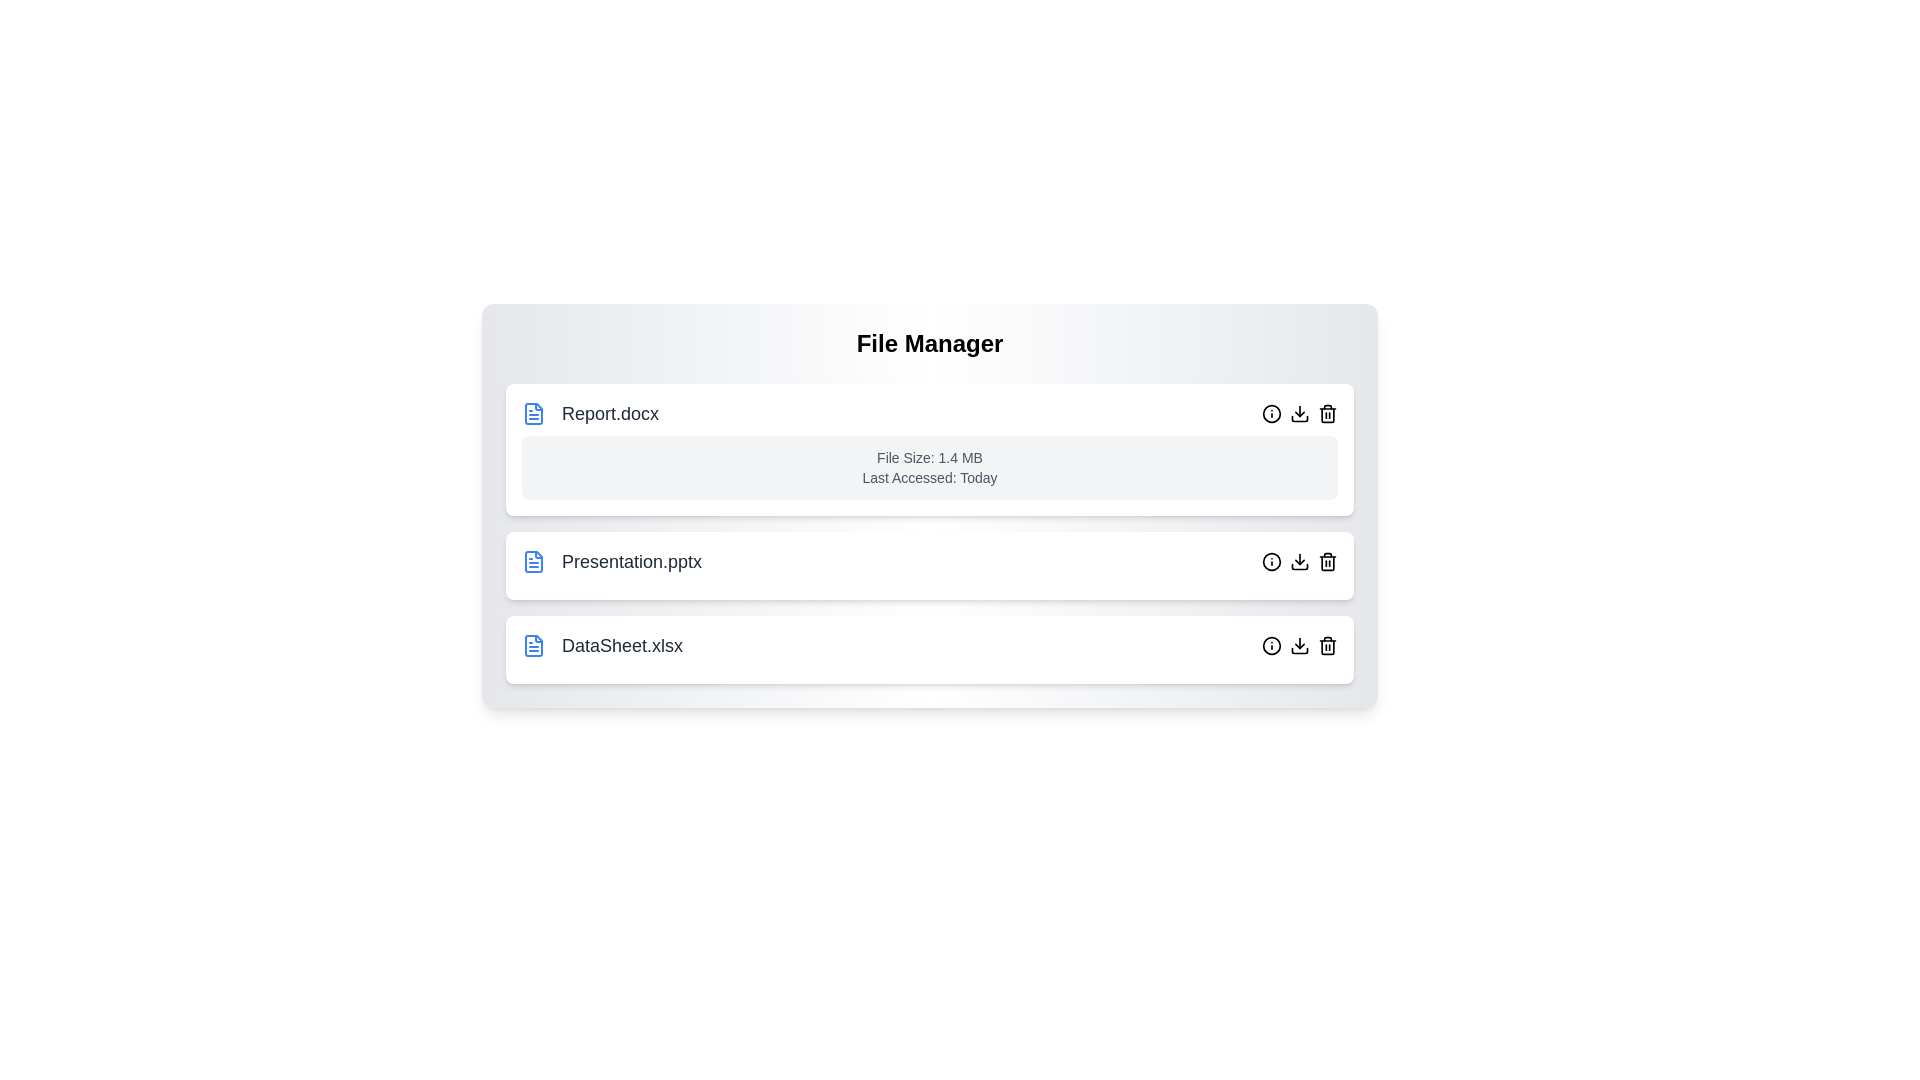  What do you see at coordinates (1328, 645) in the screenshot?
I see `the delete button for the file named DataSheet.xlsx` at bounding box center [1328, 645].